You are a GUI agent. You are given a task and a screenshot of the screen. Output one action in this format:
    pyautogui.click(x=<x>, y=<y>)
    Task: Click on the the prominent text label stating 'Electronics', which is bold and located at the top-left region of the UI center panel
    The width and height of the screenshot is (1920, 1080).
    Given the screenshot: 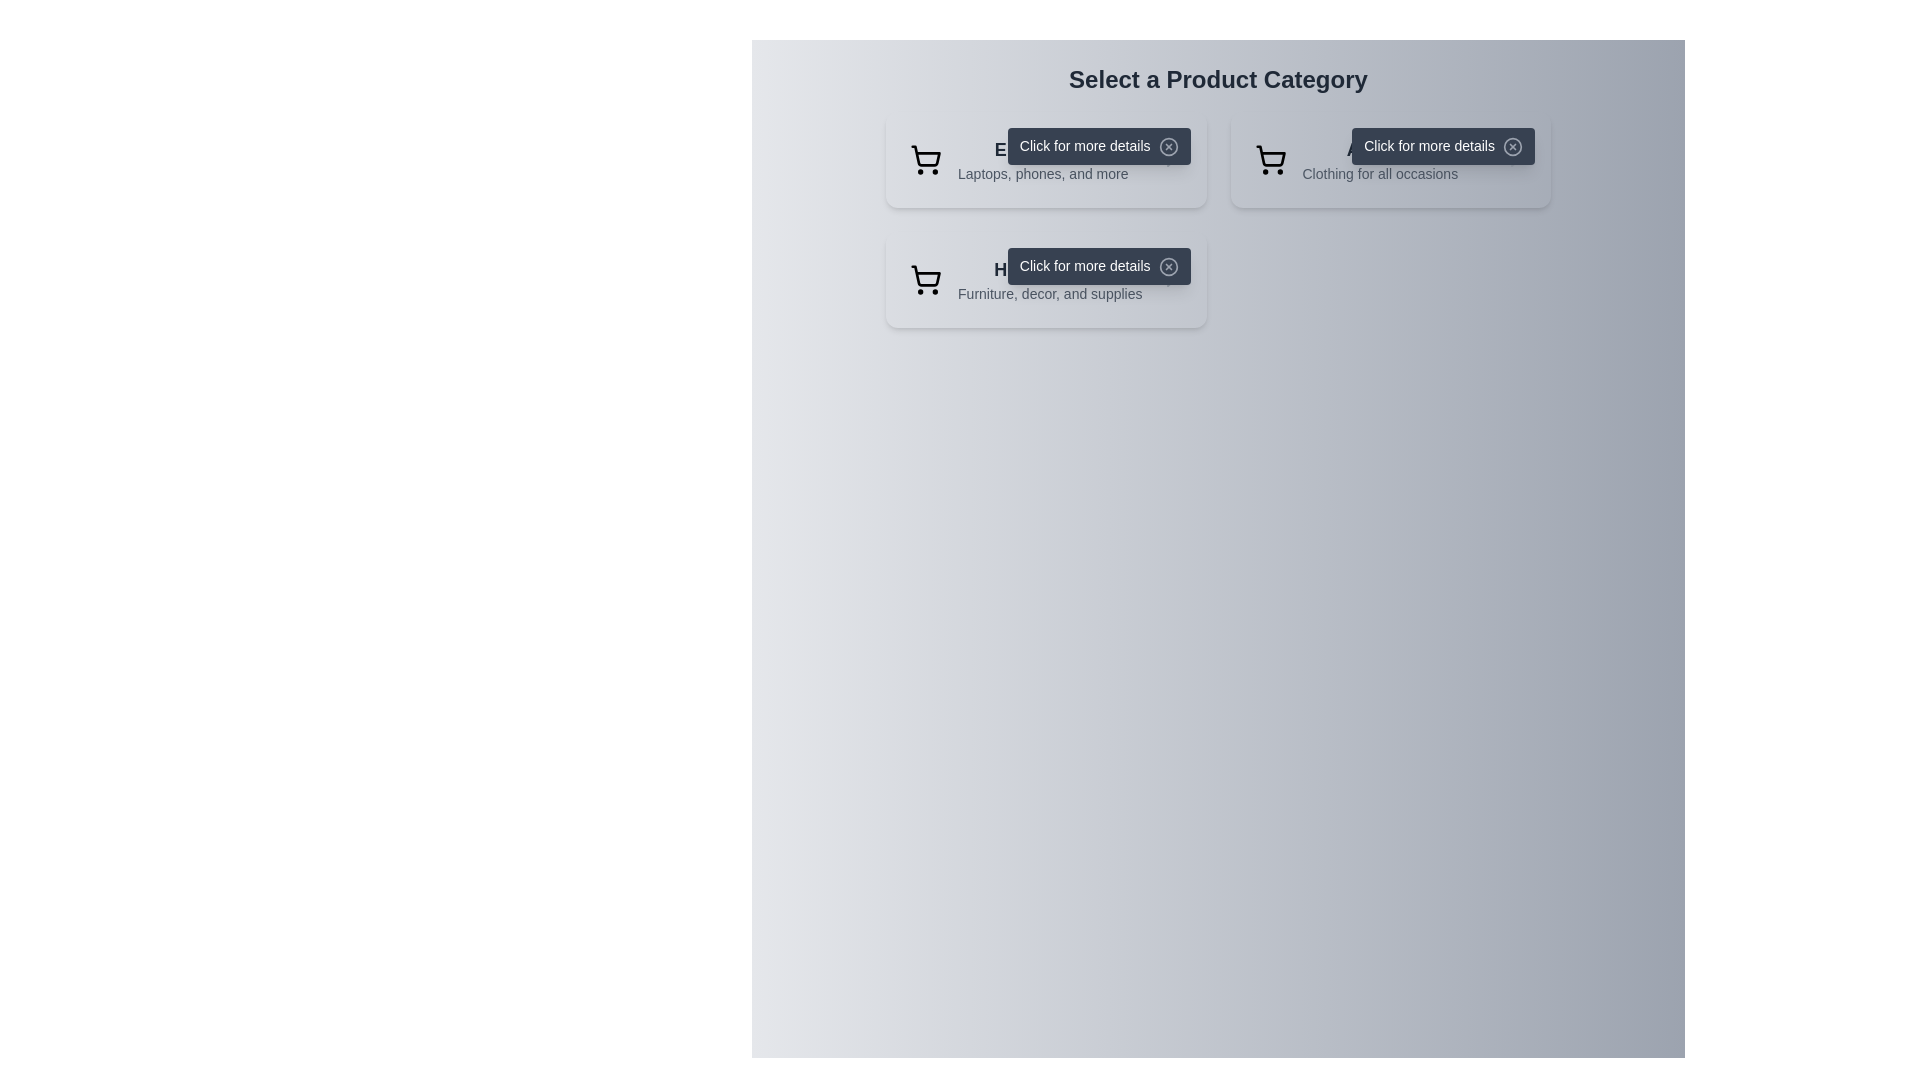 What is the action you would take?
    pyautogui.click(x=1042, y=149)
    